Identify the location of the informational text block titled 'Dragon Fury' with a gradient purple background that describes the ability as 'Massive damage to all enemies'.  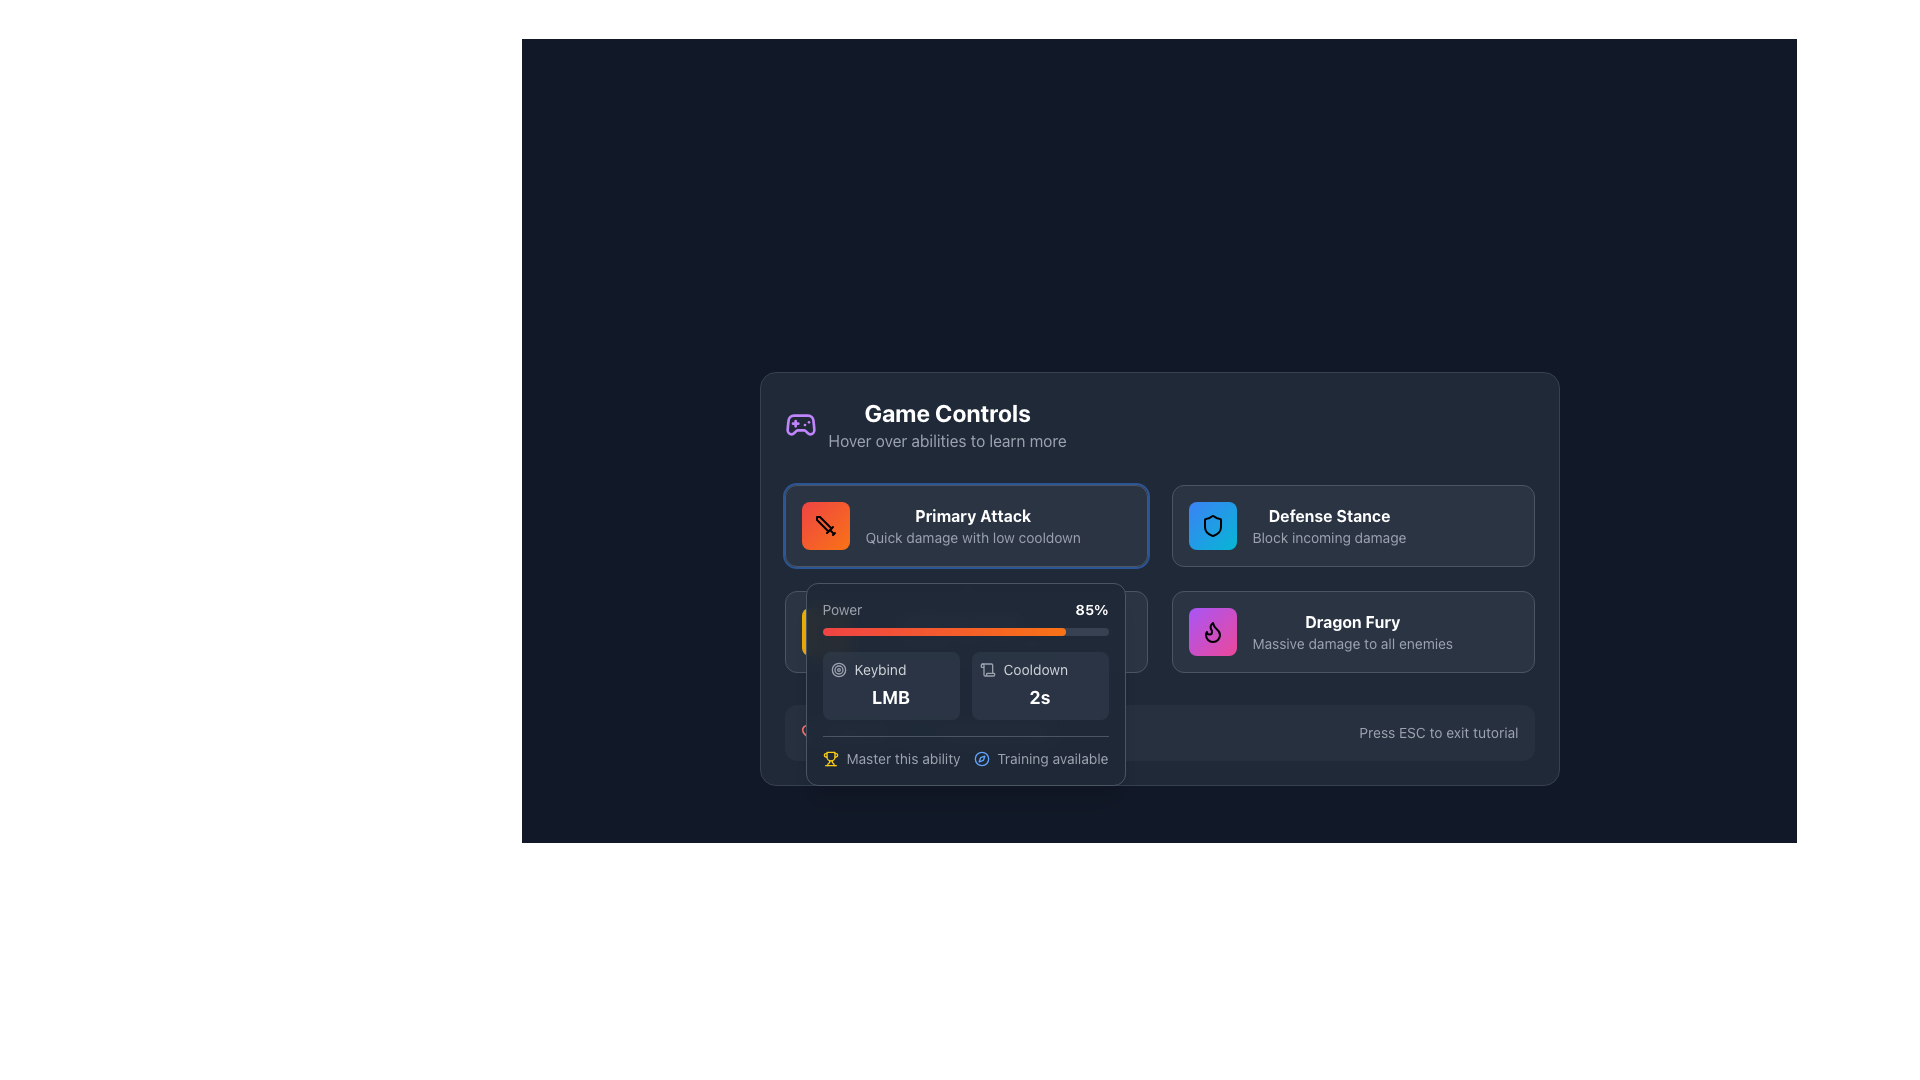
(1352, 632).